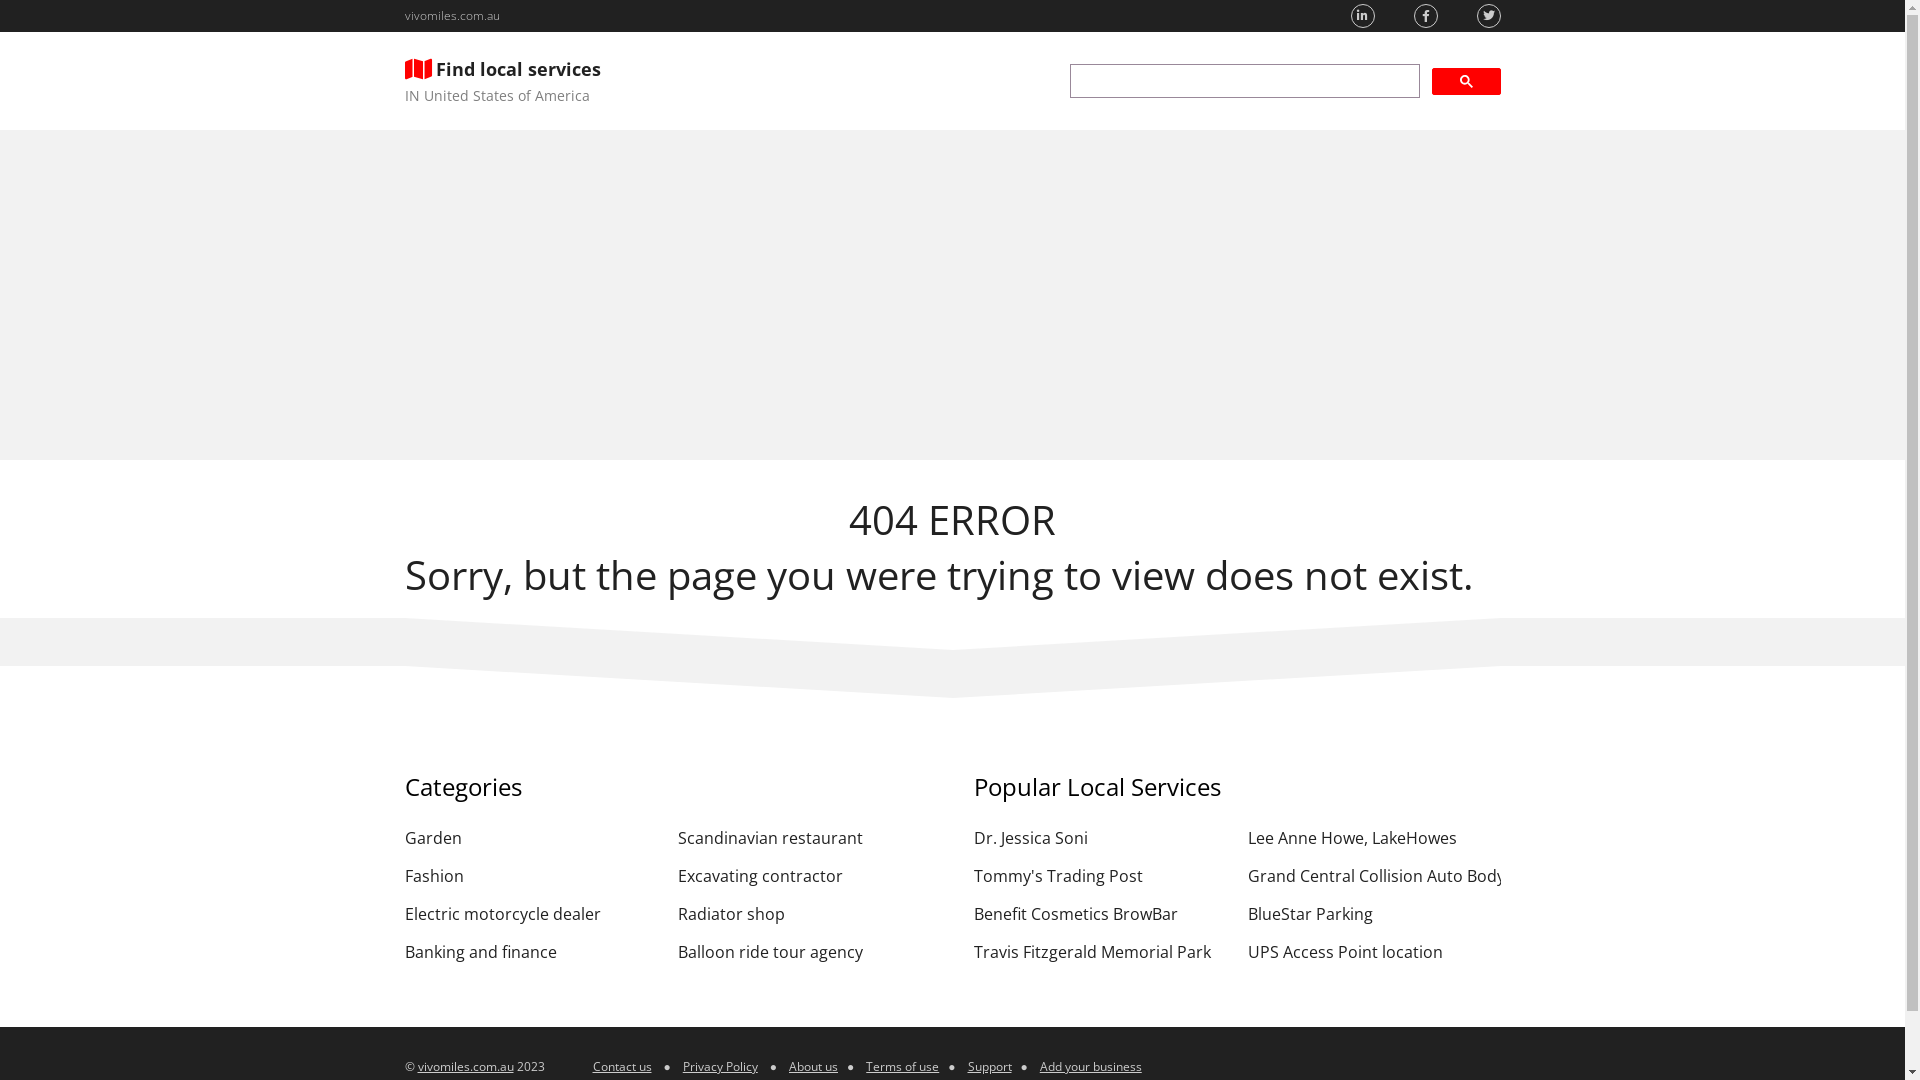 This screenshot has width=1920, height=1080. I want to click on 'Benefit Cosmetics BrowBar', so click(974, 914).